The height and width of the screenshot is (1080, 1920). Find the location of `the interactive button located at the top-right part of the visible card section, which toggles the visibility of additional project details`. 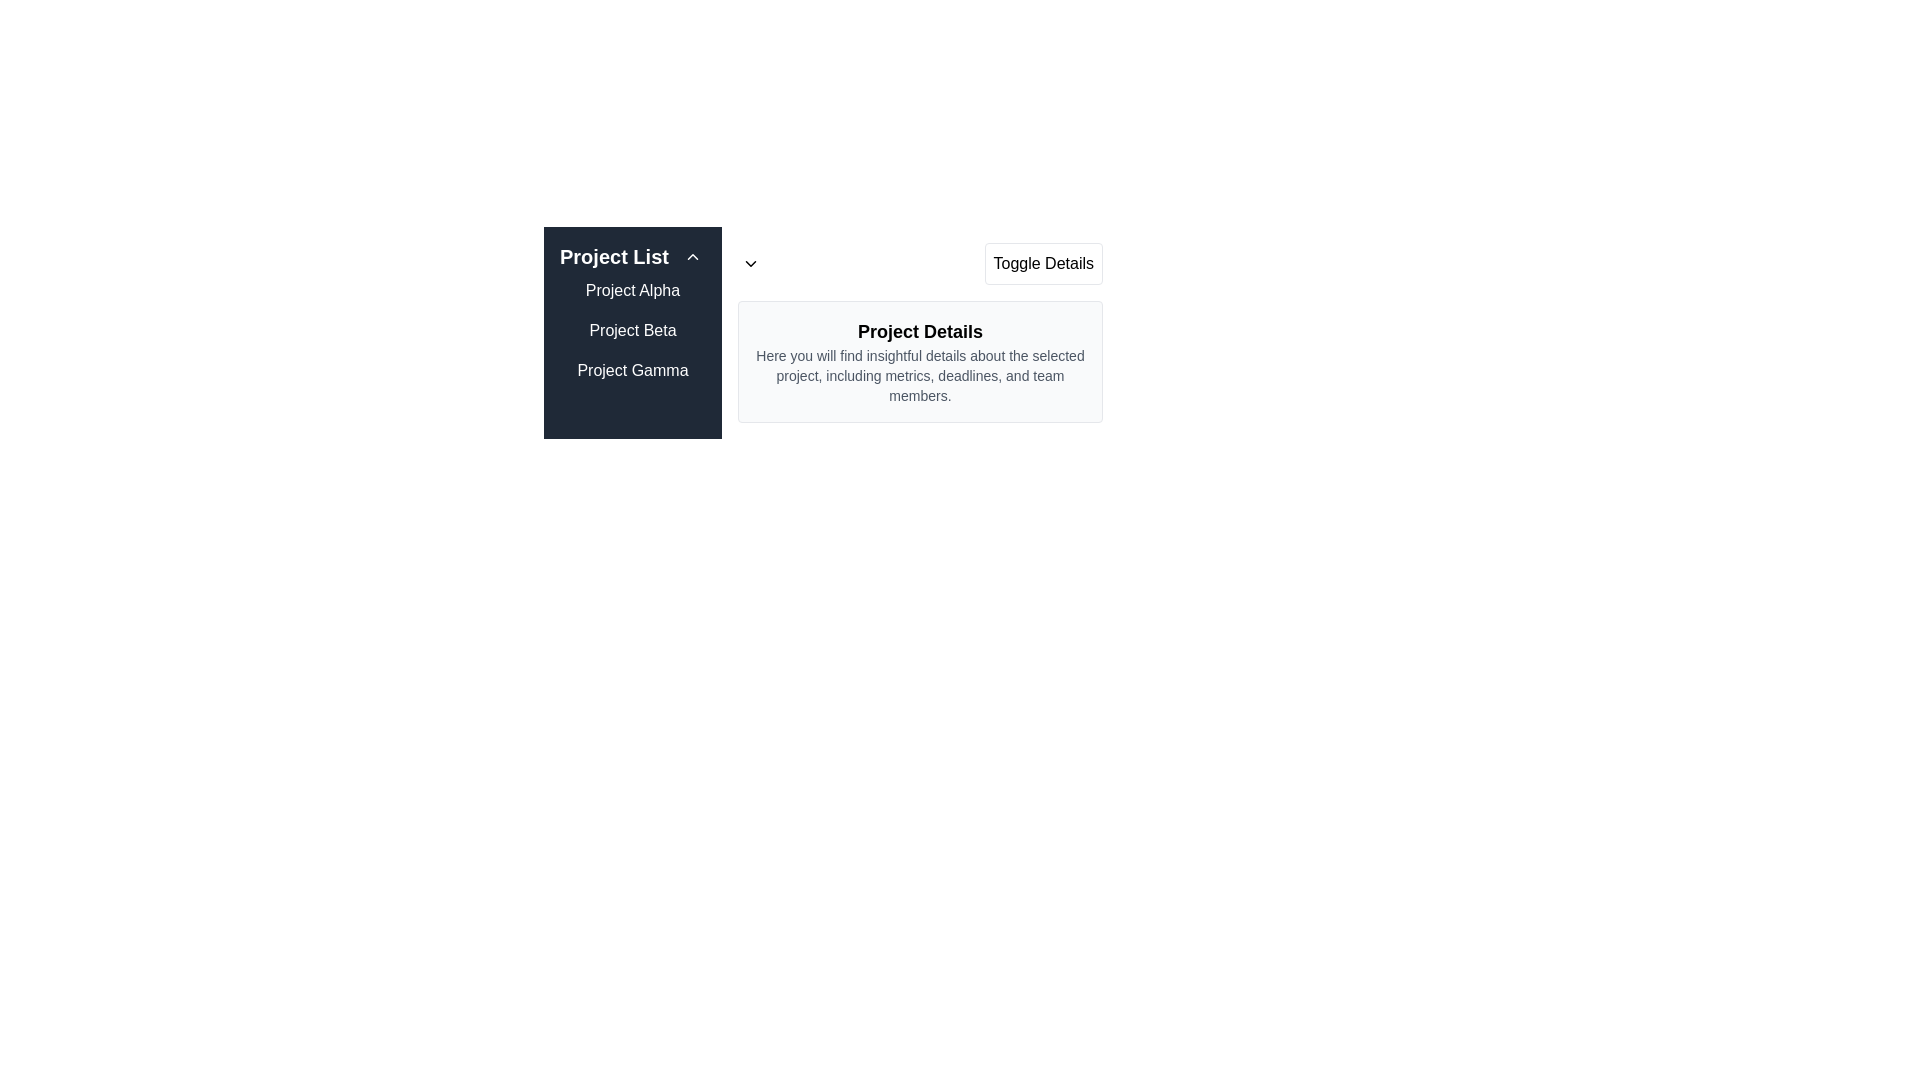

the interactive button located at the top-right part of the visible card section, which toggles the visibility of additional project details is located at coordinates (919, 272).